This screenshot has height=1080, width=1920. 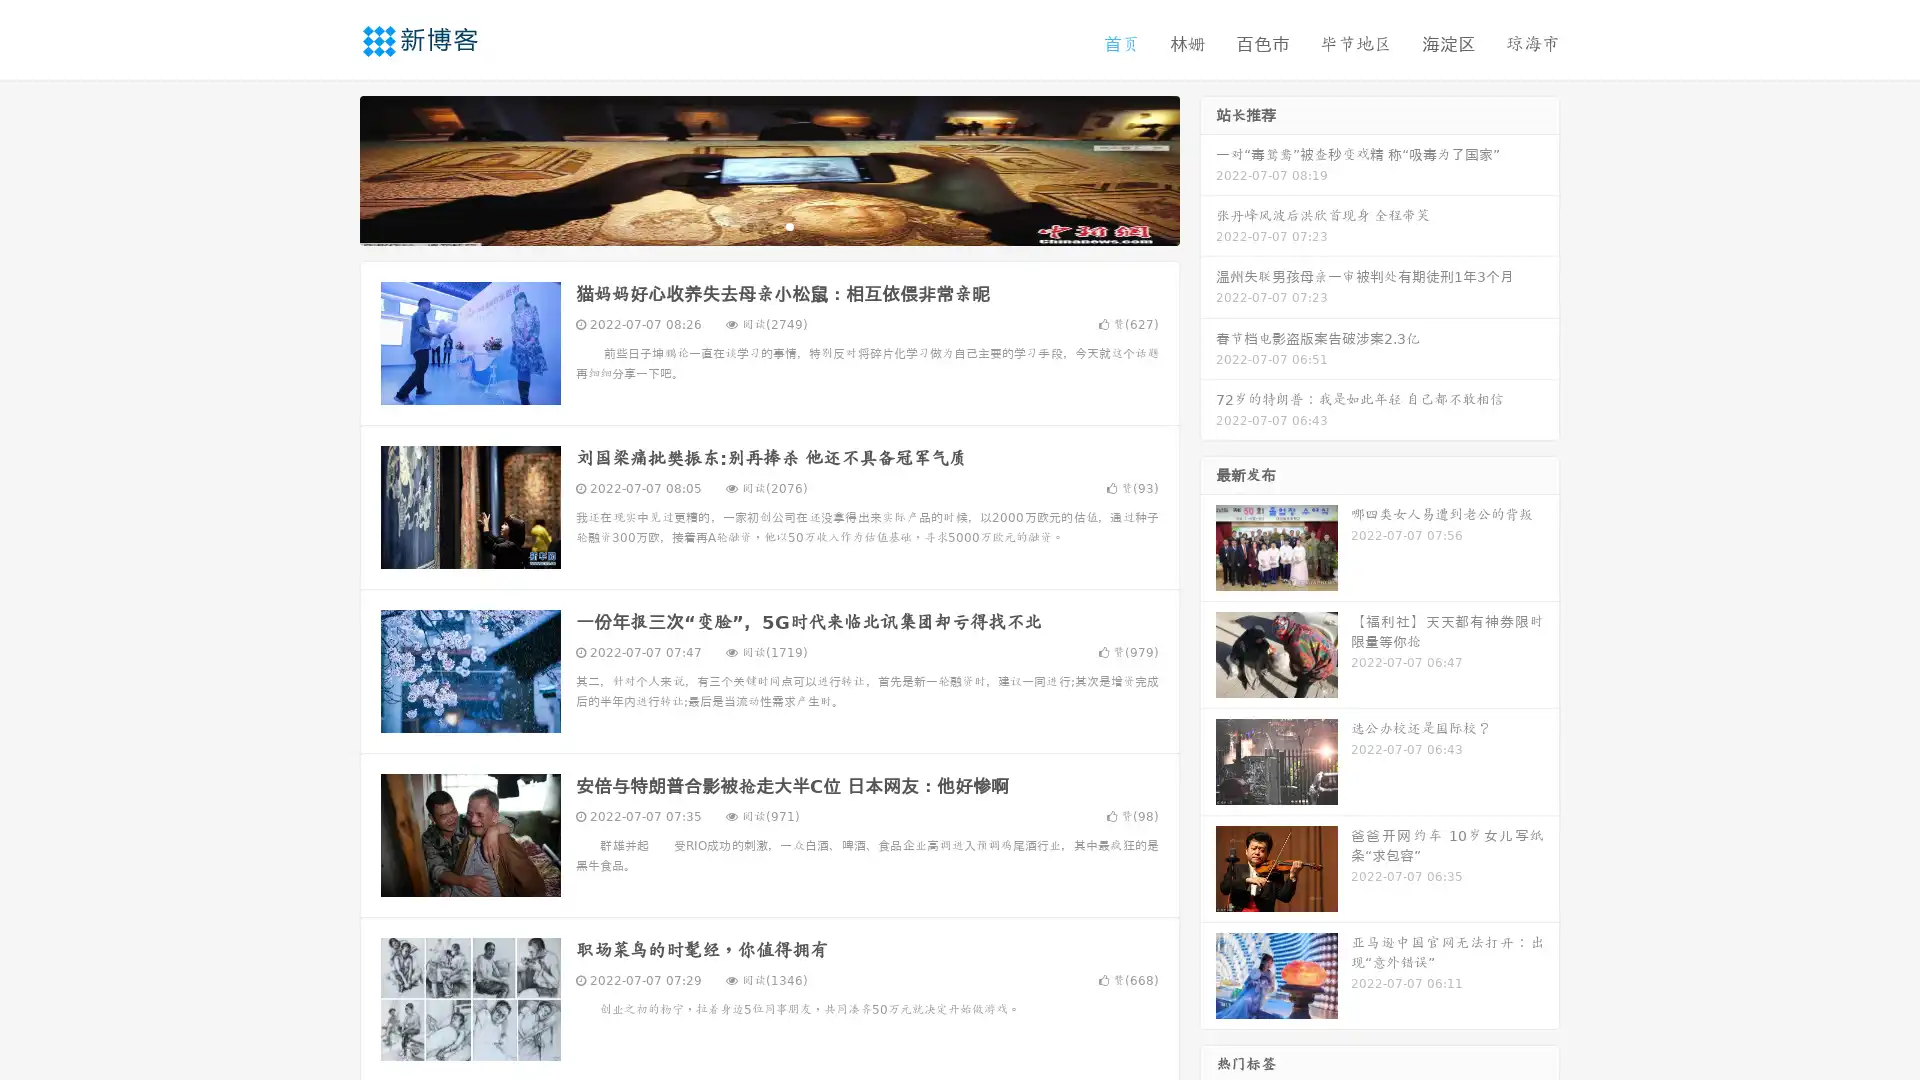 What do you see at coordinates (748, 225) in the screenshot?
I see `Go to slide 1` at bounding box center [748, 225].